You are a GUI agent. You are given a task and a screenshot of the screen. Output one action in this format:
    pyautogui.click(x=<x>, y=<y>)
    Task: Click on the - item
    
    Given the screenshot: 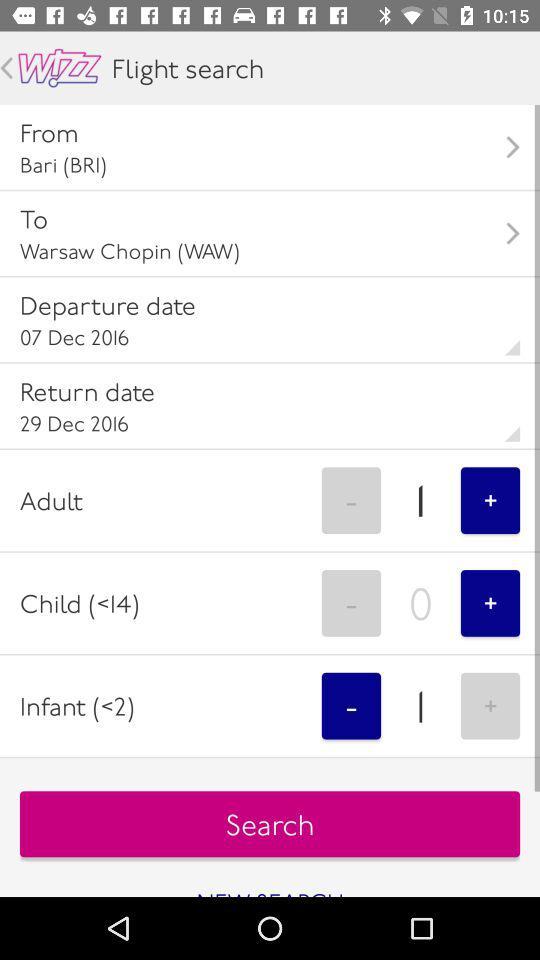 What is the action you would take?
    pyautogui.click(x=350, y=706)
    